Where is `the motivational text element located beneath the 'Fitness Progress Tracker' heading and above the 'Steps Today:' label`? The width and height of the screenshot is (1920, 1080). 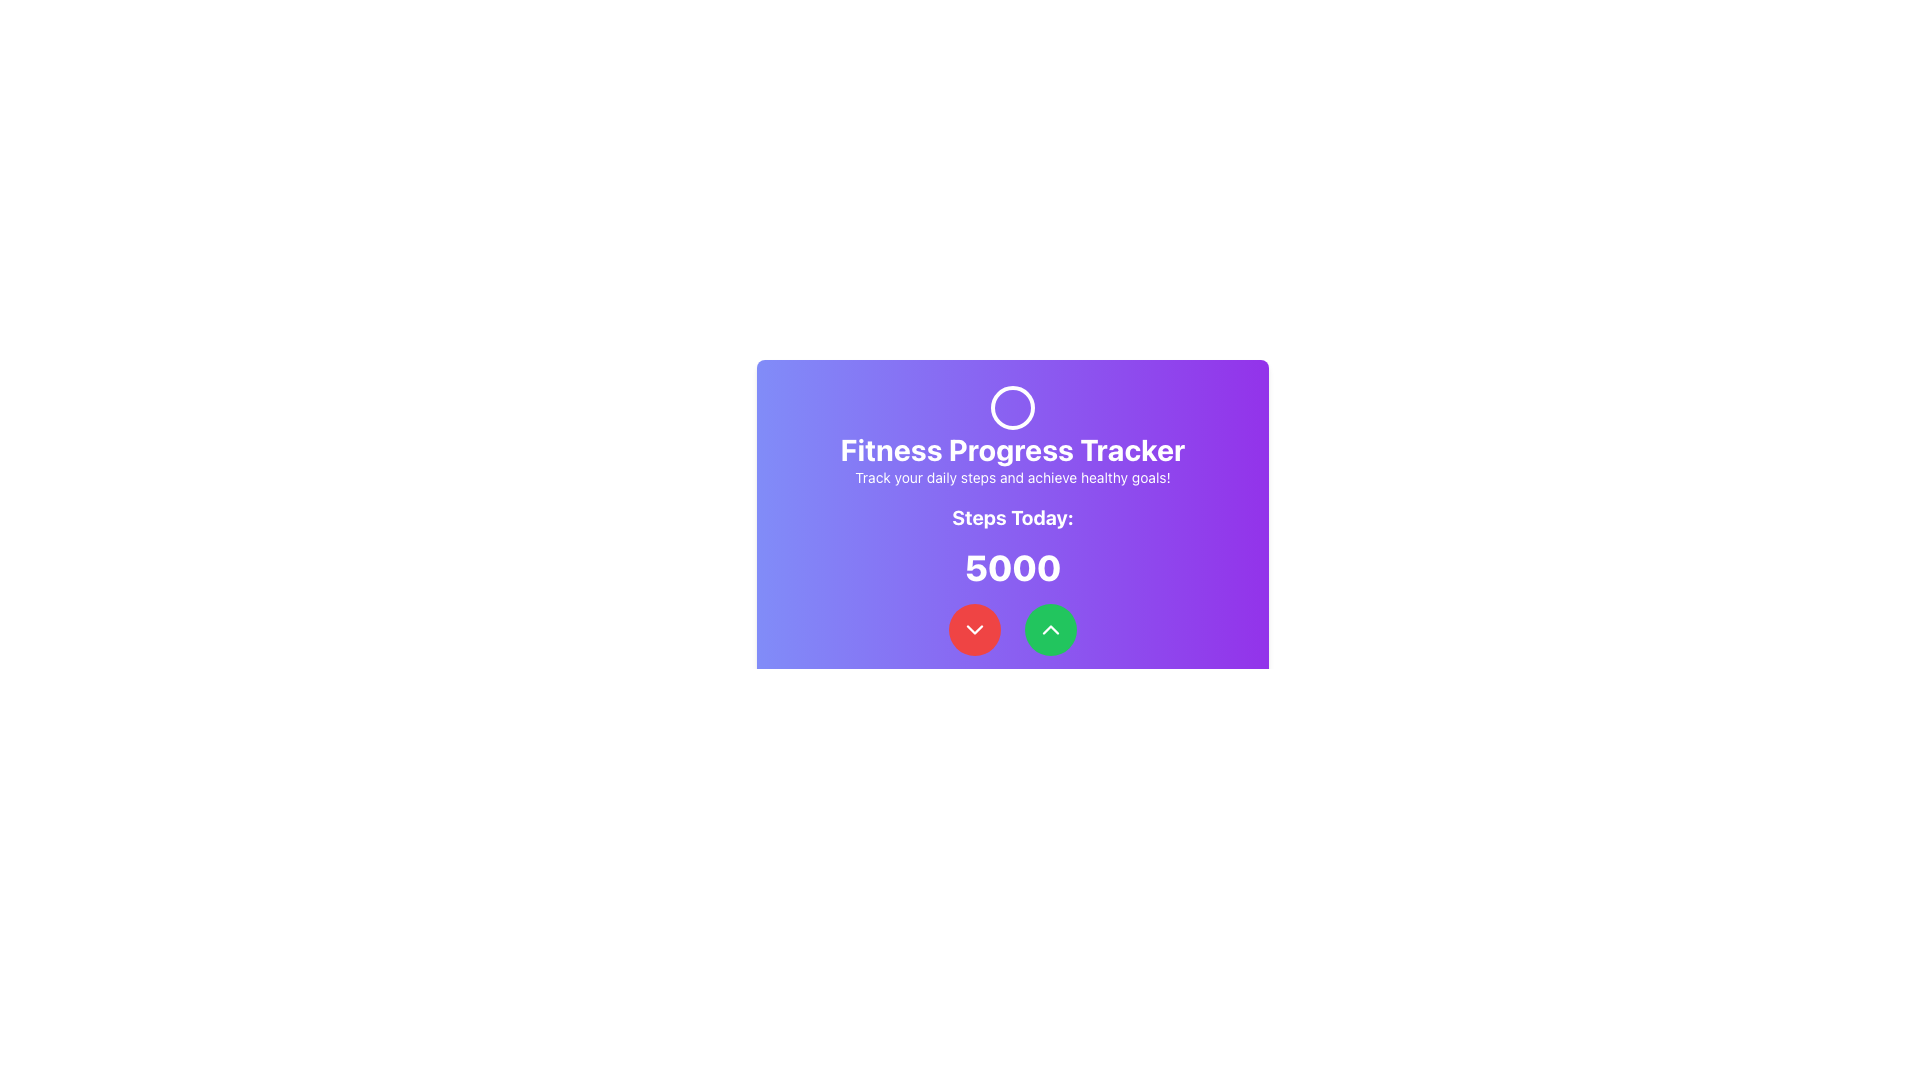 the motivational text element located beneath the 'Fitness Progress Tracker' heading and above the 'Steps Today:' label is located at coordinates (1012, 478).